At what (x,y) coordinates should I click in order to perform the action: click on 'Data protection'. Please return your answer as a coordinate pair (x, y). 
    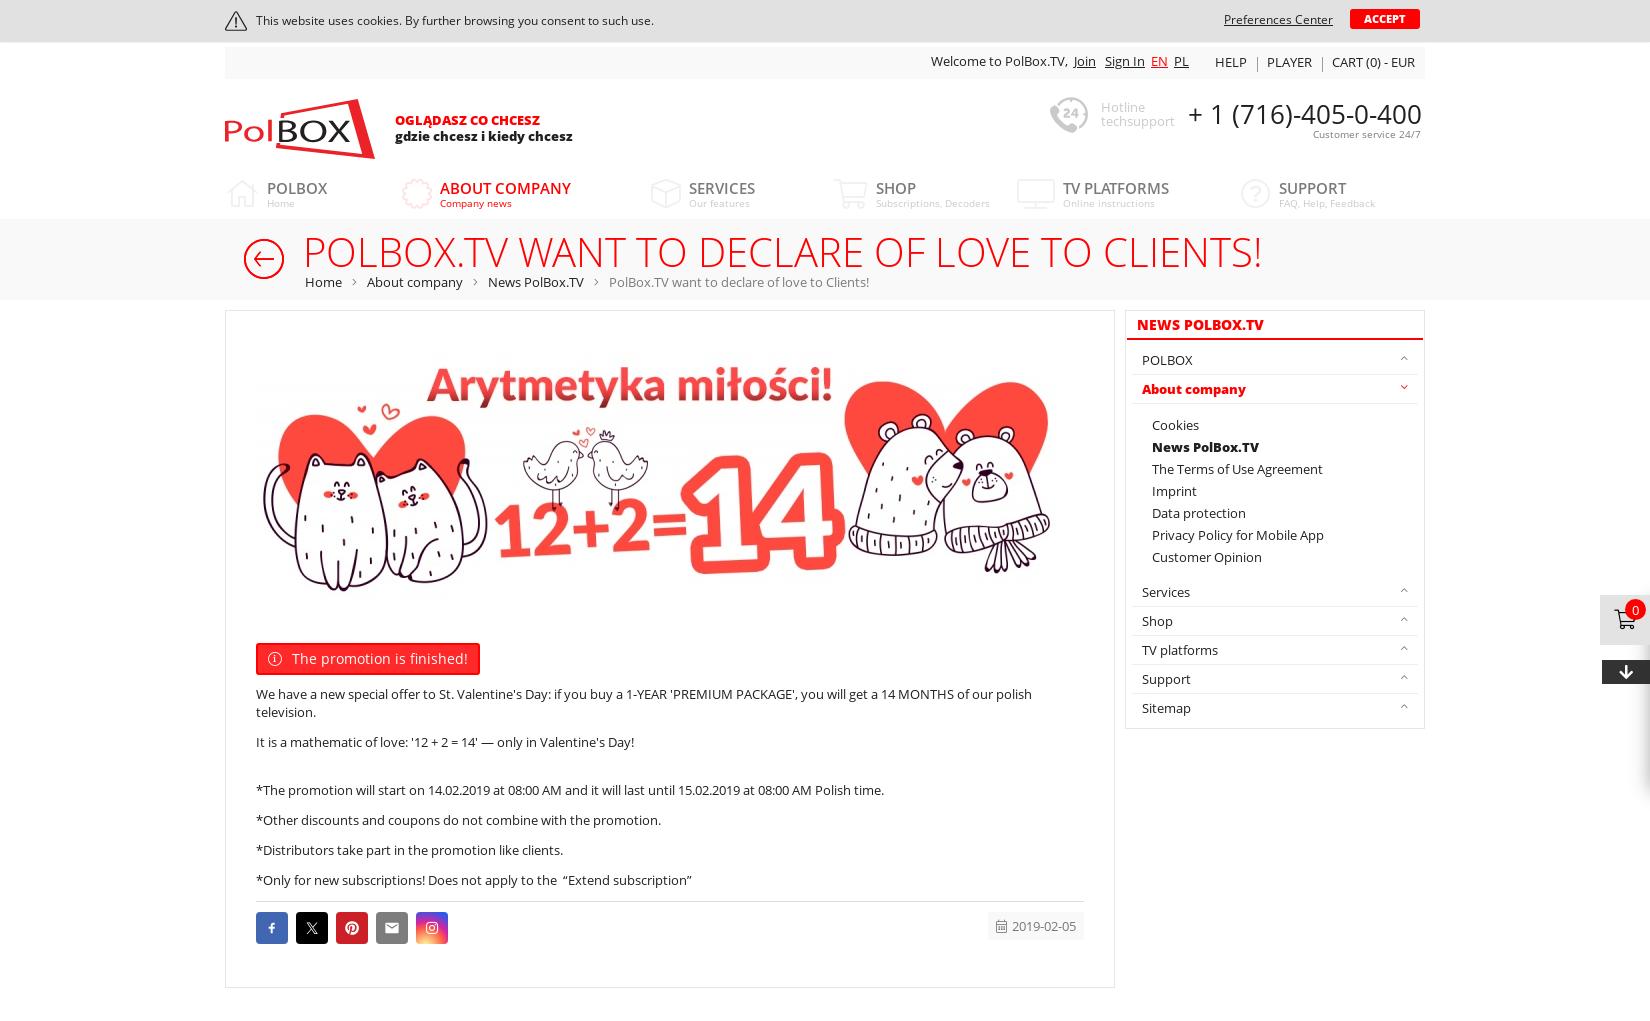
    Looking at the image, I should click on (1199, 512).